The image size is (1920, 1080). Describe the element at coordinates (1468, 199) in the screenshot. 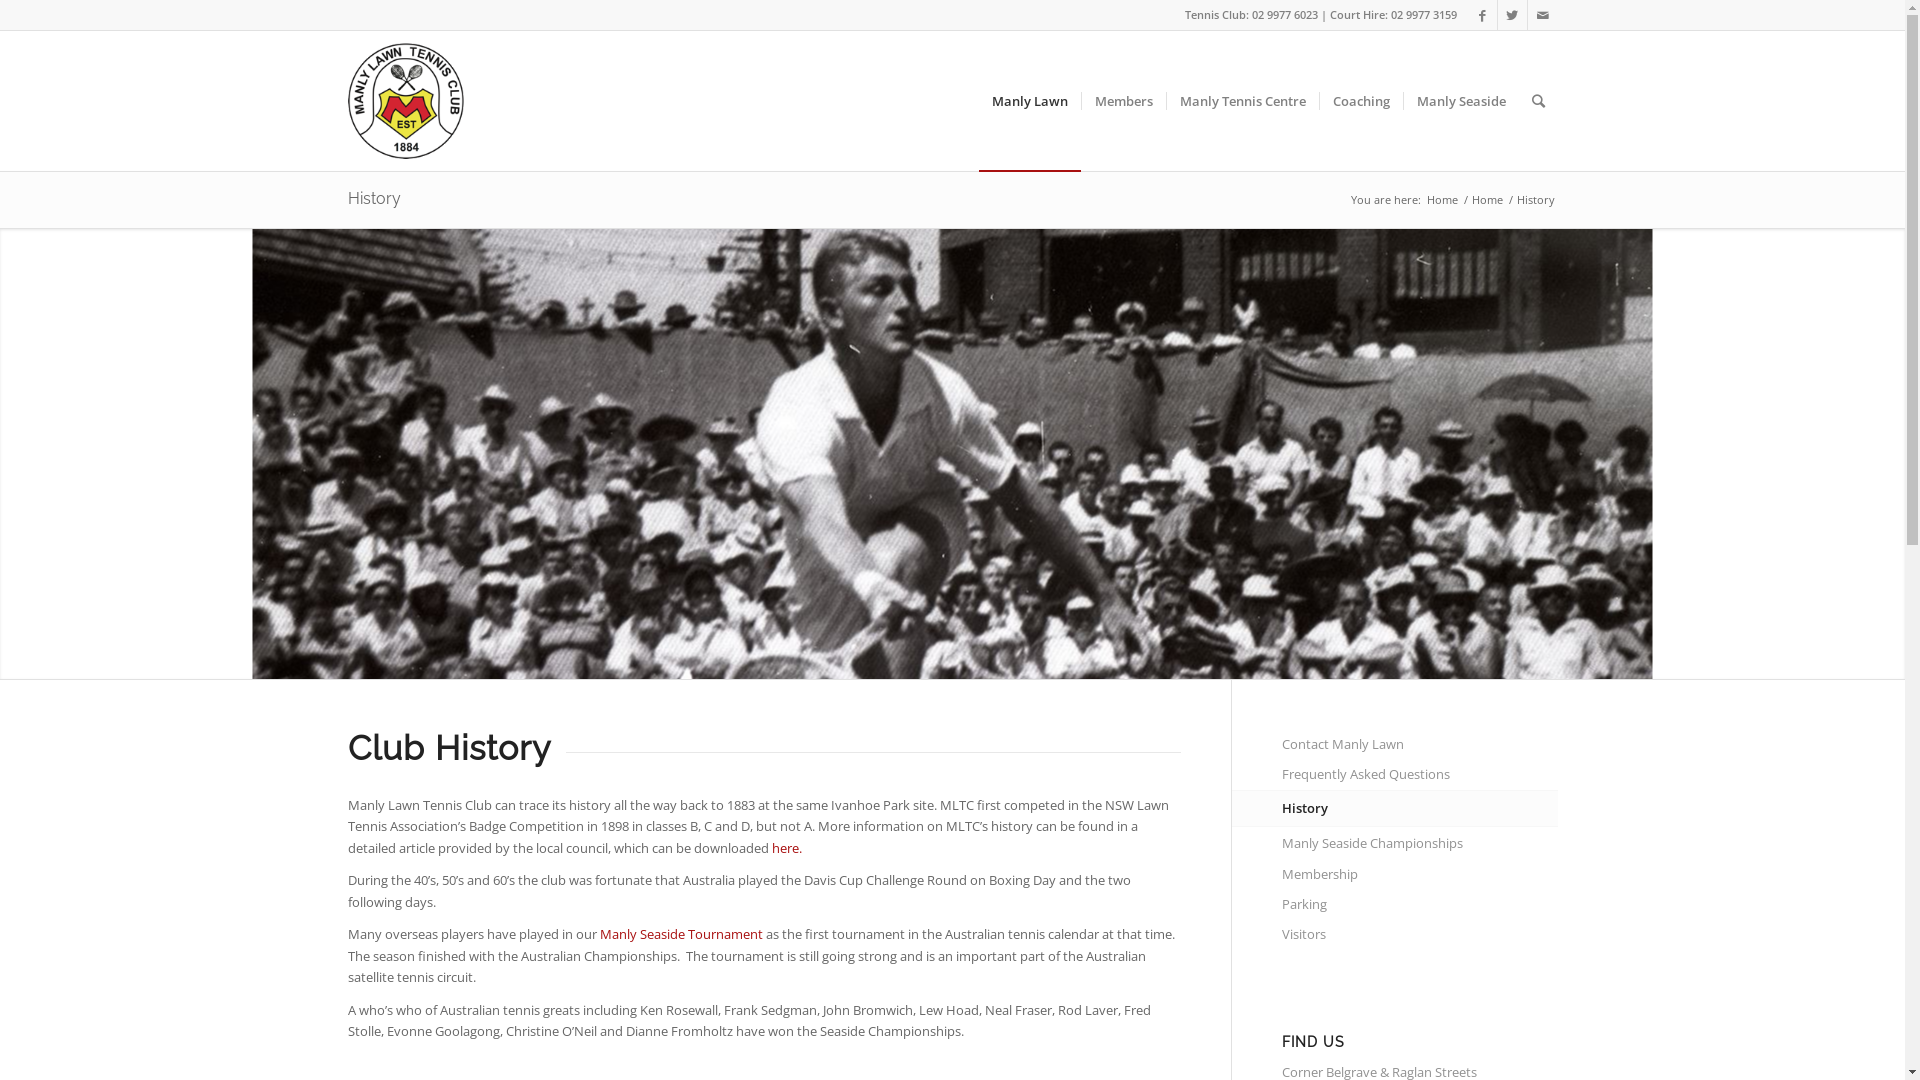

I see `'Home'` at that location.